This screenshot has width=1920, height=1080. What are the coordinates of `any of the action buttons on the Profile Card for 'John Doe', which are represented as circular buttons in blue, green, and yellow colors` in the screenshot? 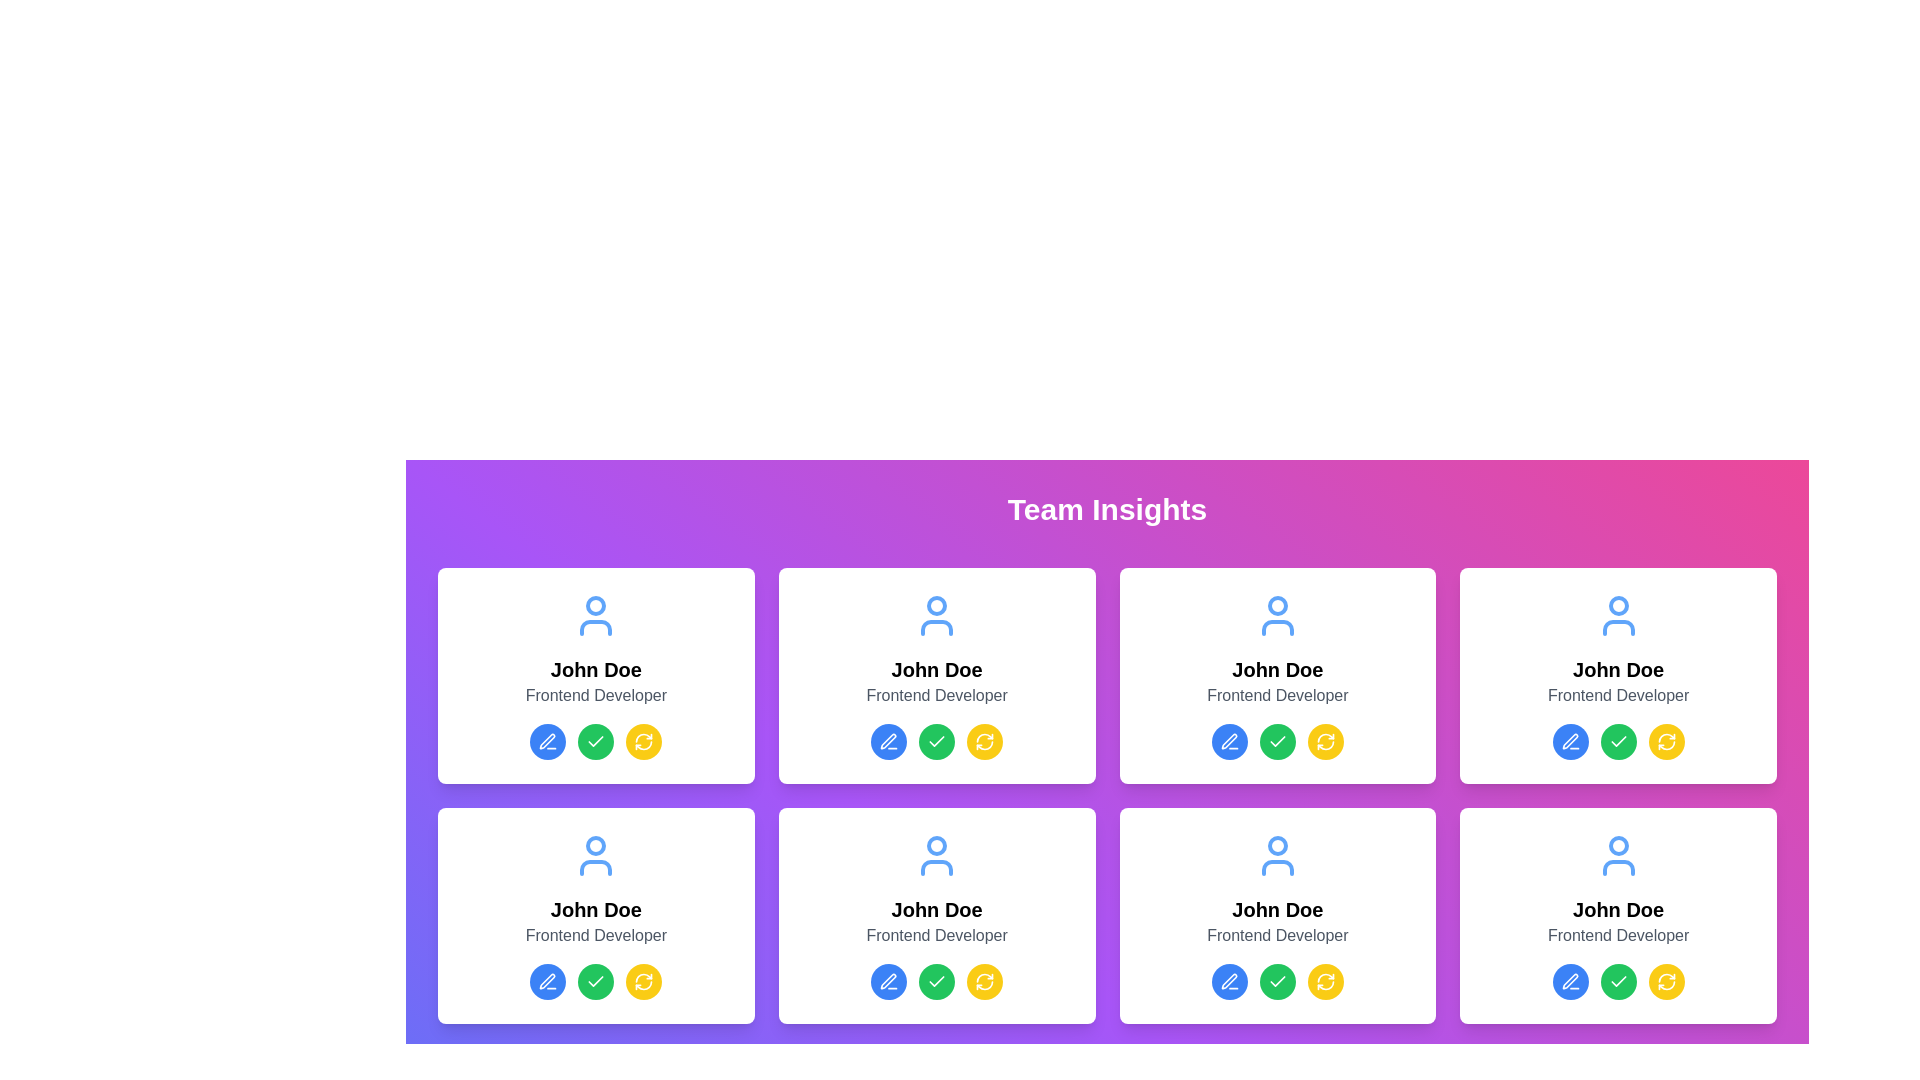 It's located at (595, 915).